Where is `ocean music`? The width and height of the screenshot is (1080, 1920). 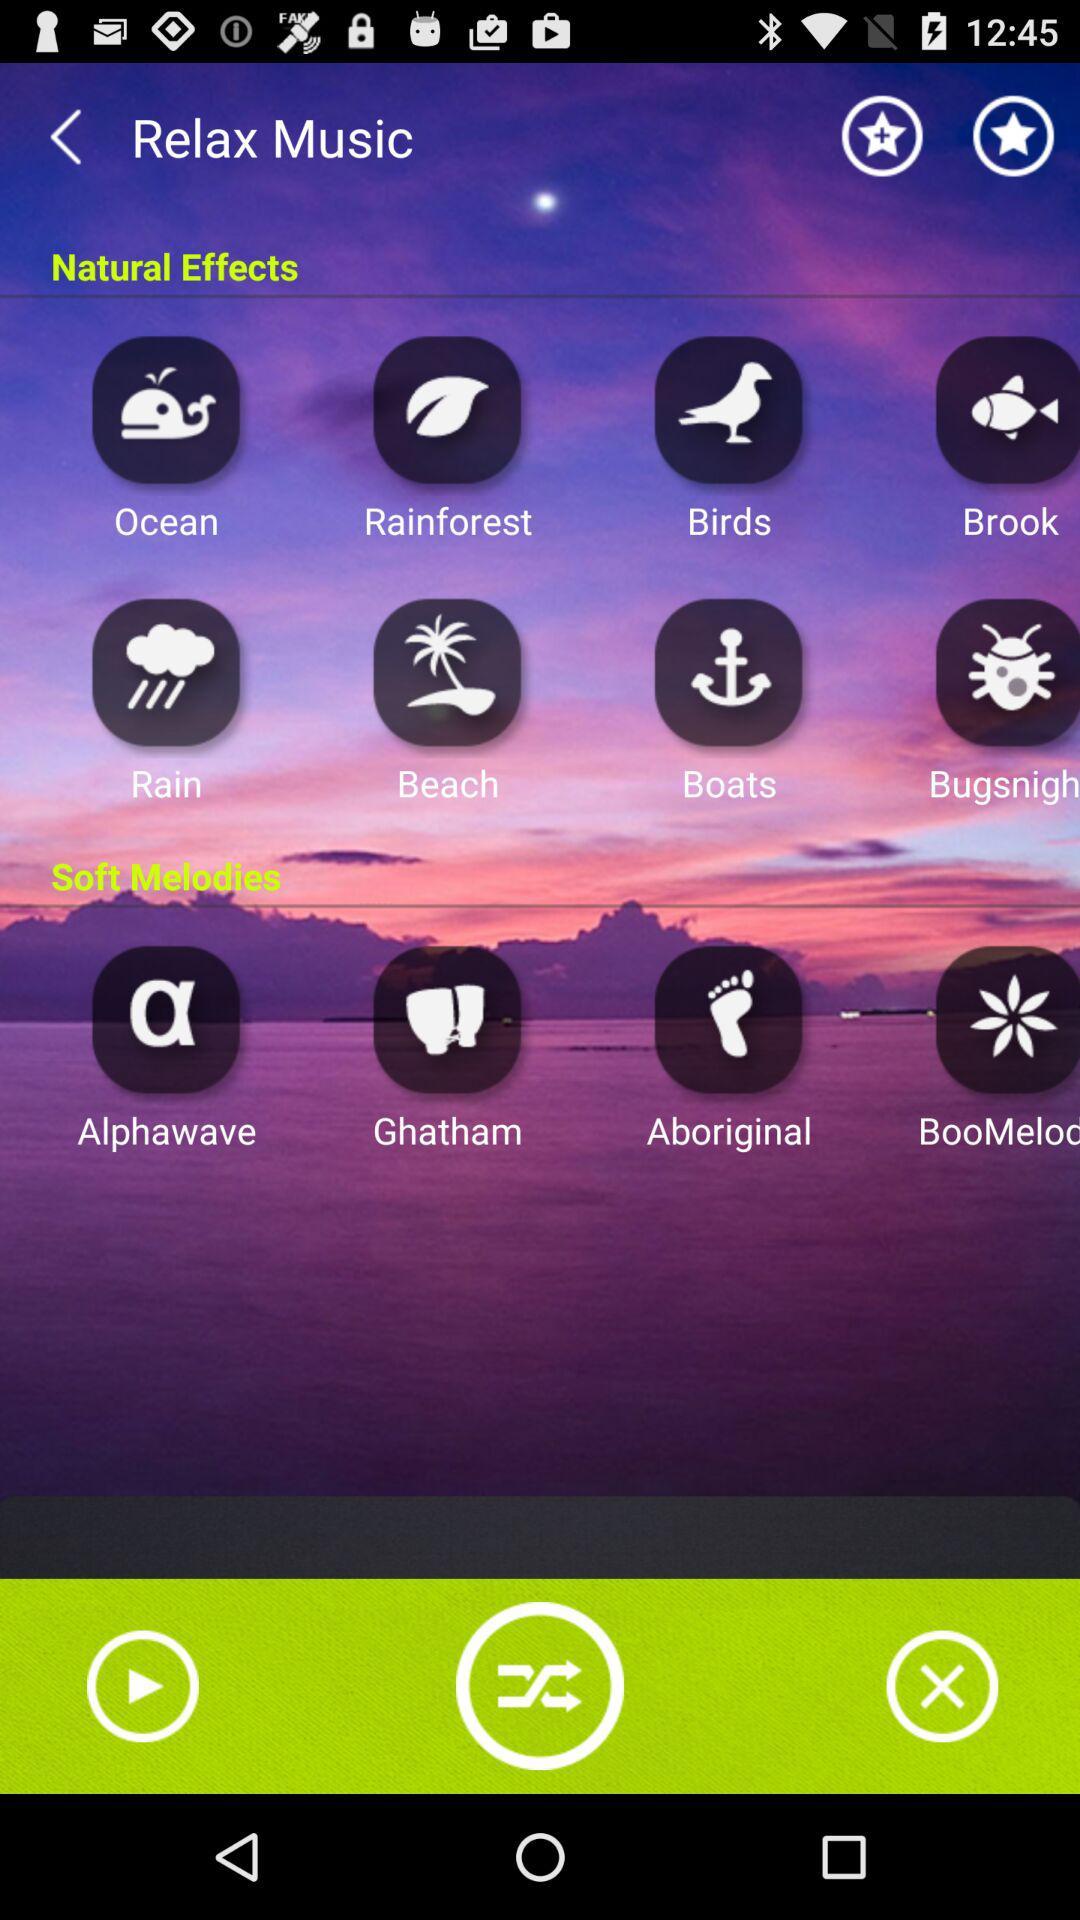
ocean music is located at coordinates (165, 408).